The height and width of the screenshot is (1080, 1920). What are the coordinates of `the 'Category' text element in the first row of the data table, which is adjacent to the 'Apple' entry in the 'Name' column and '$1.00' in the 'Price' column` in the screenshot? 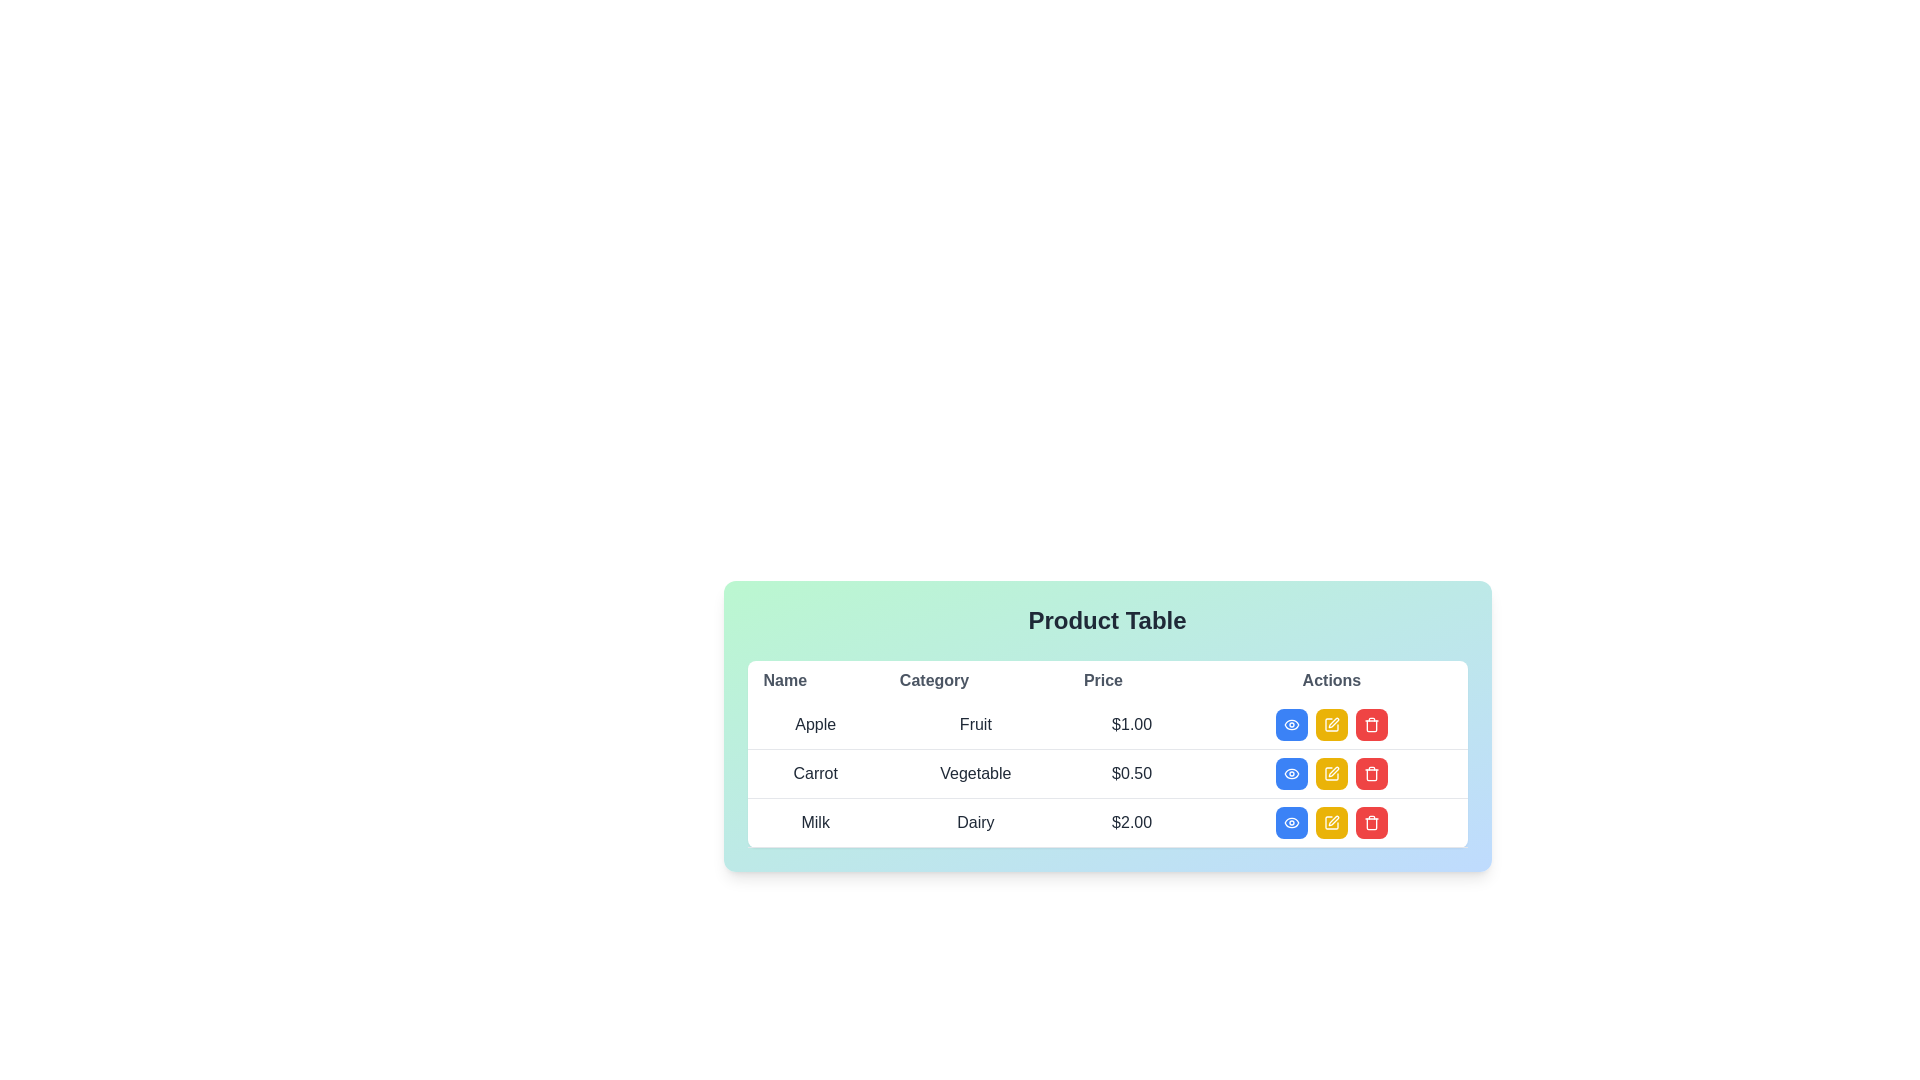 It's located at (975, 725).